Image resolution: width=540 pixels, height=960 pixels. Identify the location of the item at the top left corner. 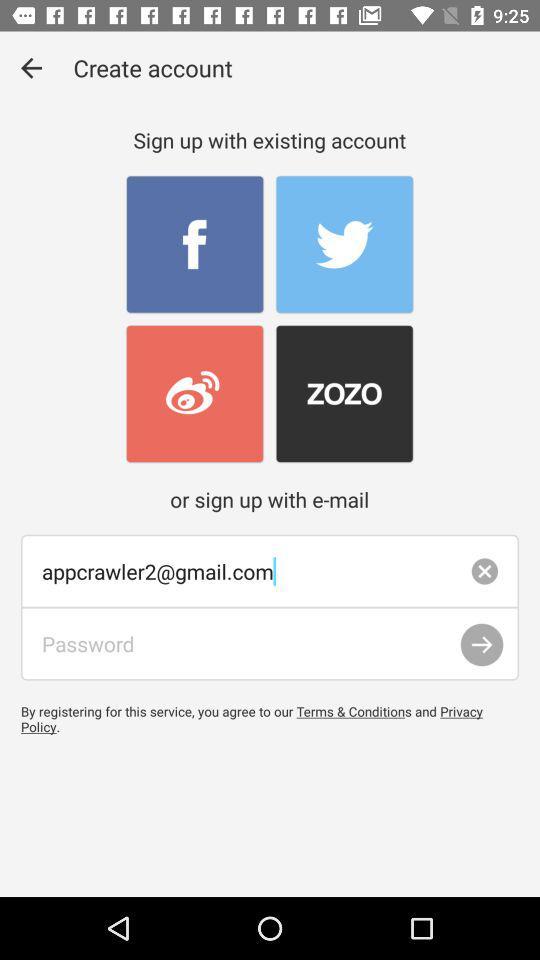
(30, 68).